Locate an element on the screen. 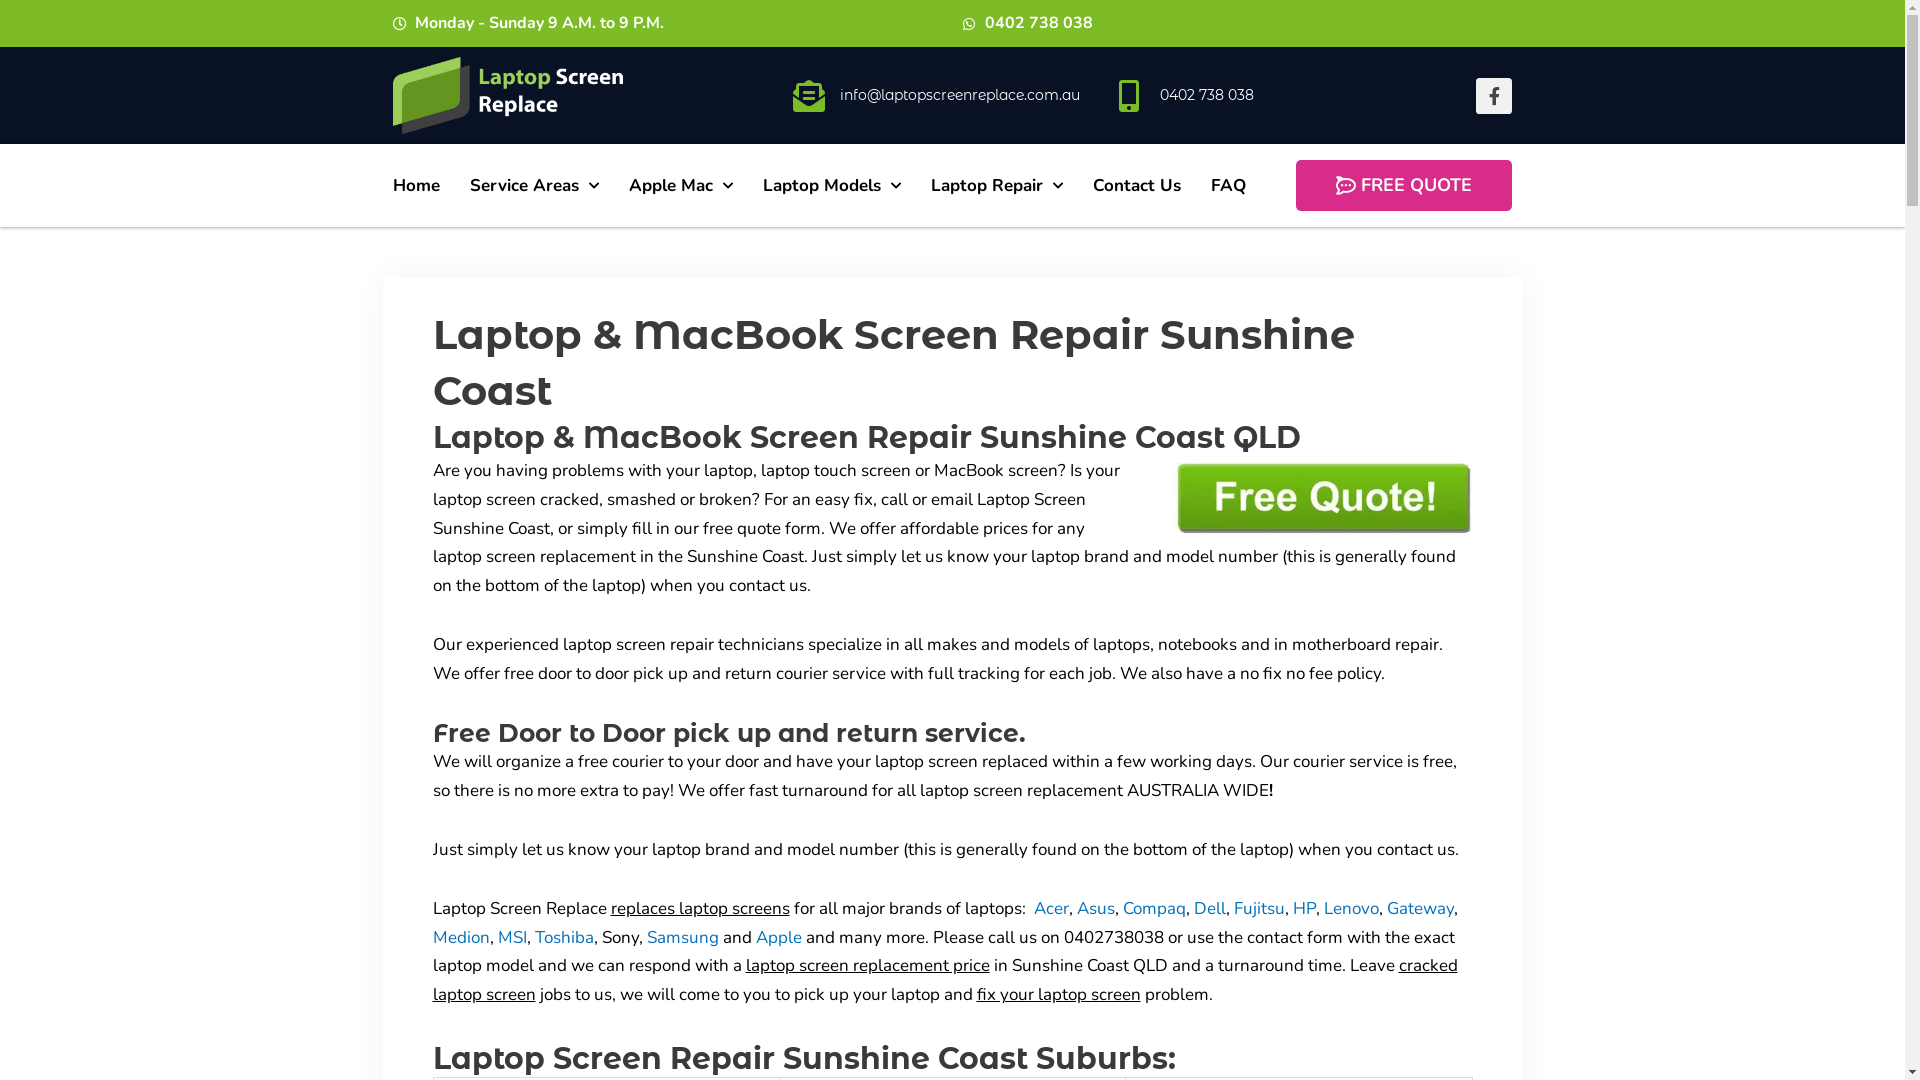  'FREE QUOTE' is located at coordinates (1402, 185).